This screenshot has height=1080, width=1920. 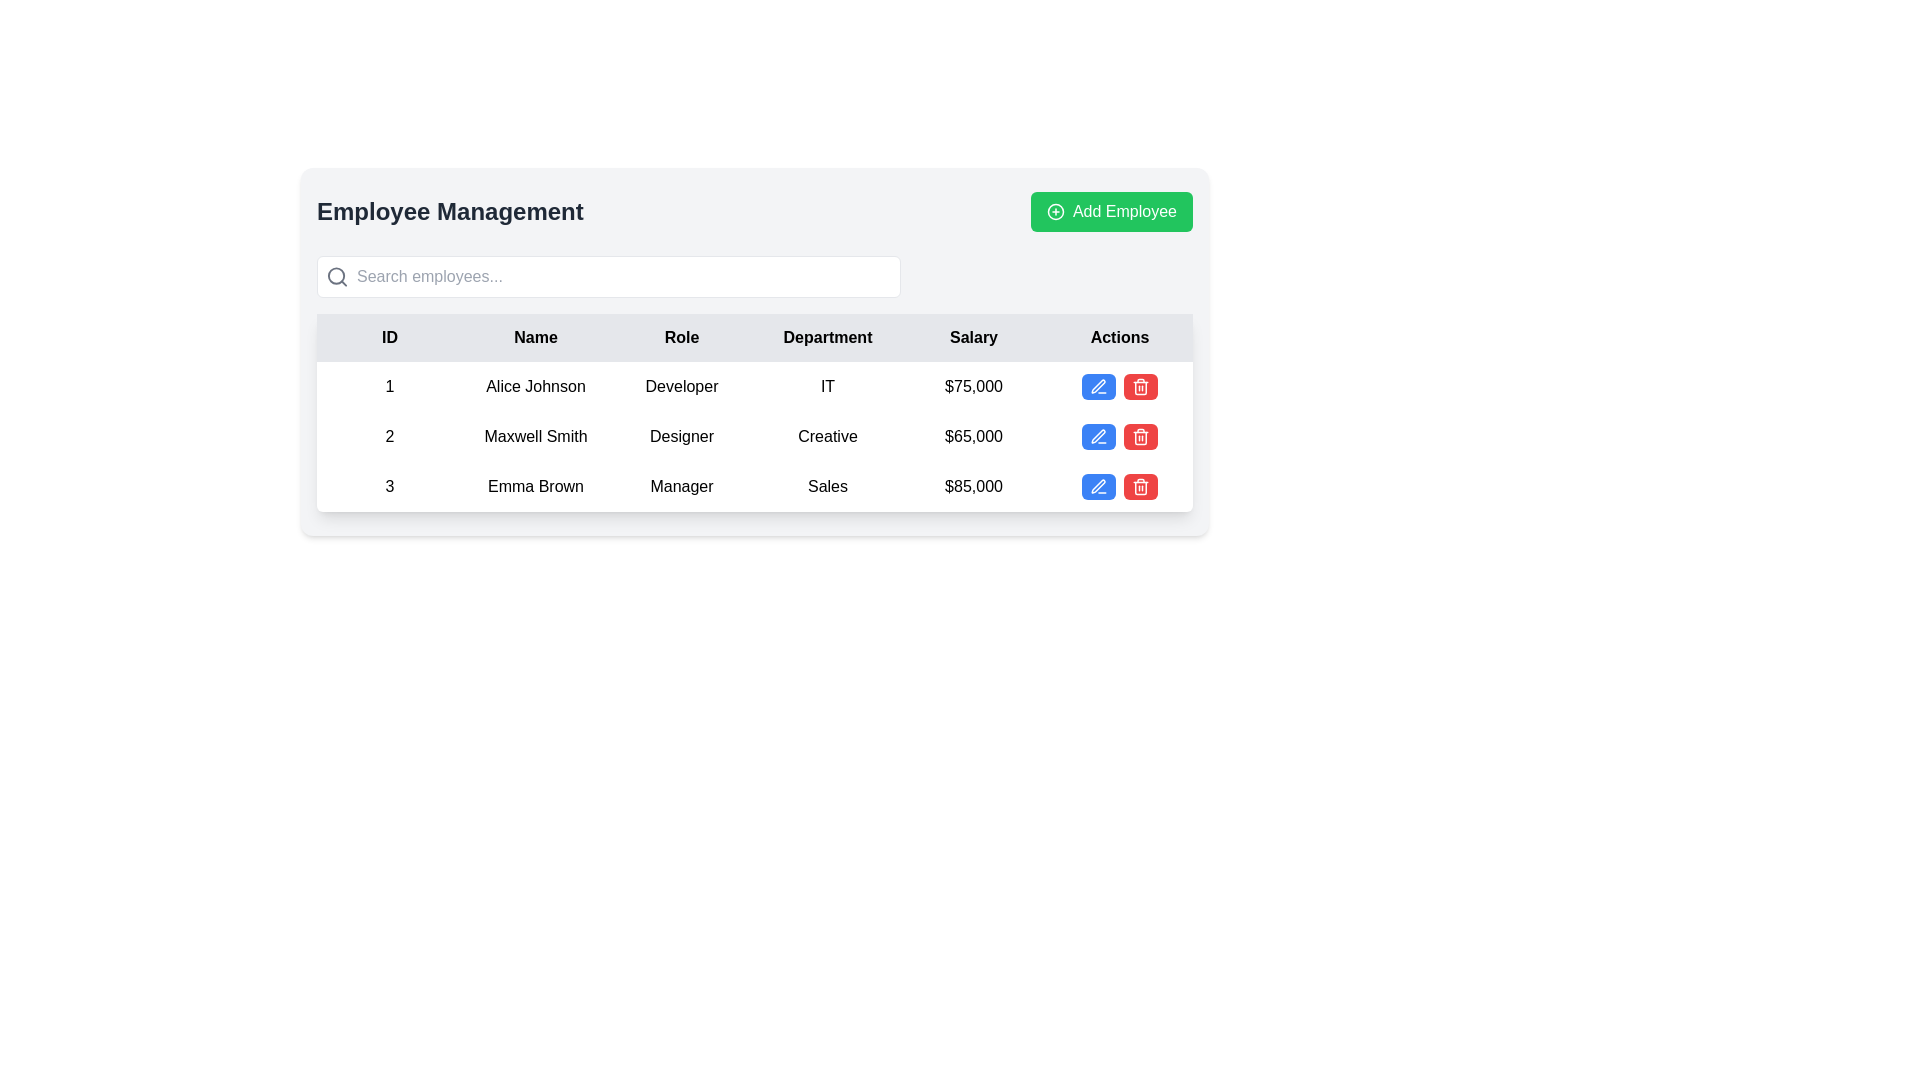 What do you see at coordinates (1118, 337) in the screenshot?
I see `the 'Actions' text label, which is the sixth column header in the table, styled in bold black font on a light gray background` at bounding box center [1118, 337].